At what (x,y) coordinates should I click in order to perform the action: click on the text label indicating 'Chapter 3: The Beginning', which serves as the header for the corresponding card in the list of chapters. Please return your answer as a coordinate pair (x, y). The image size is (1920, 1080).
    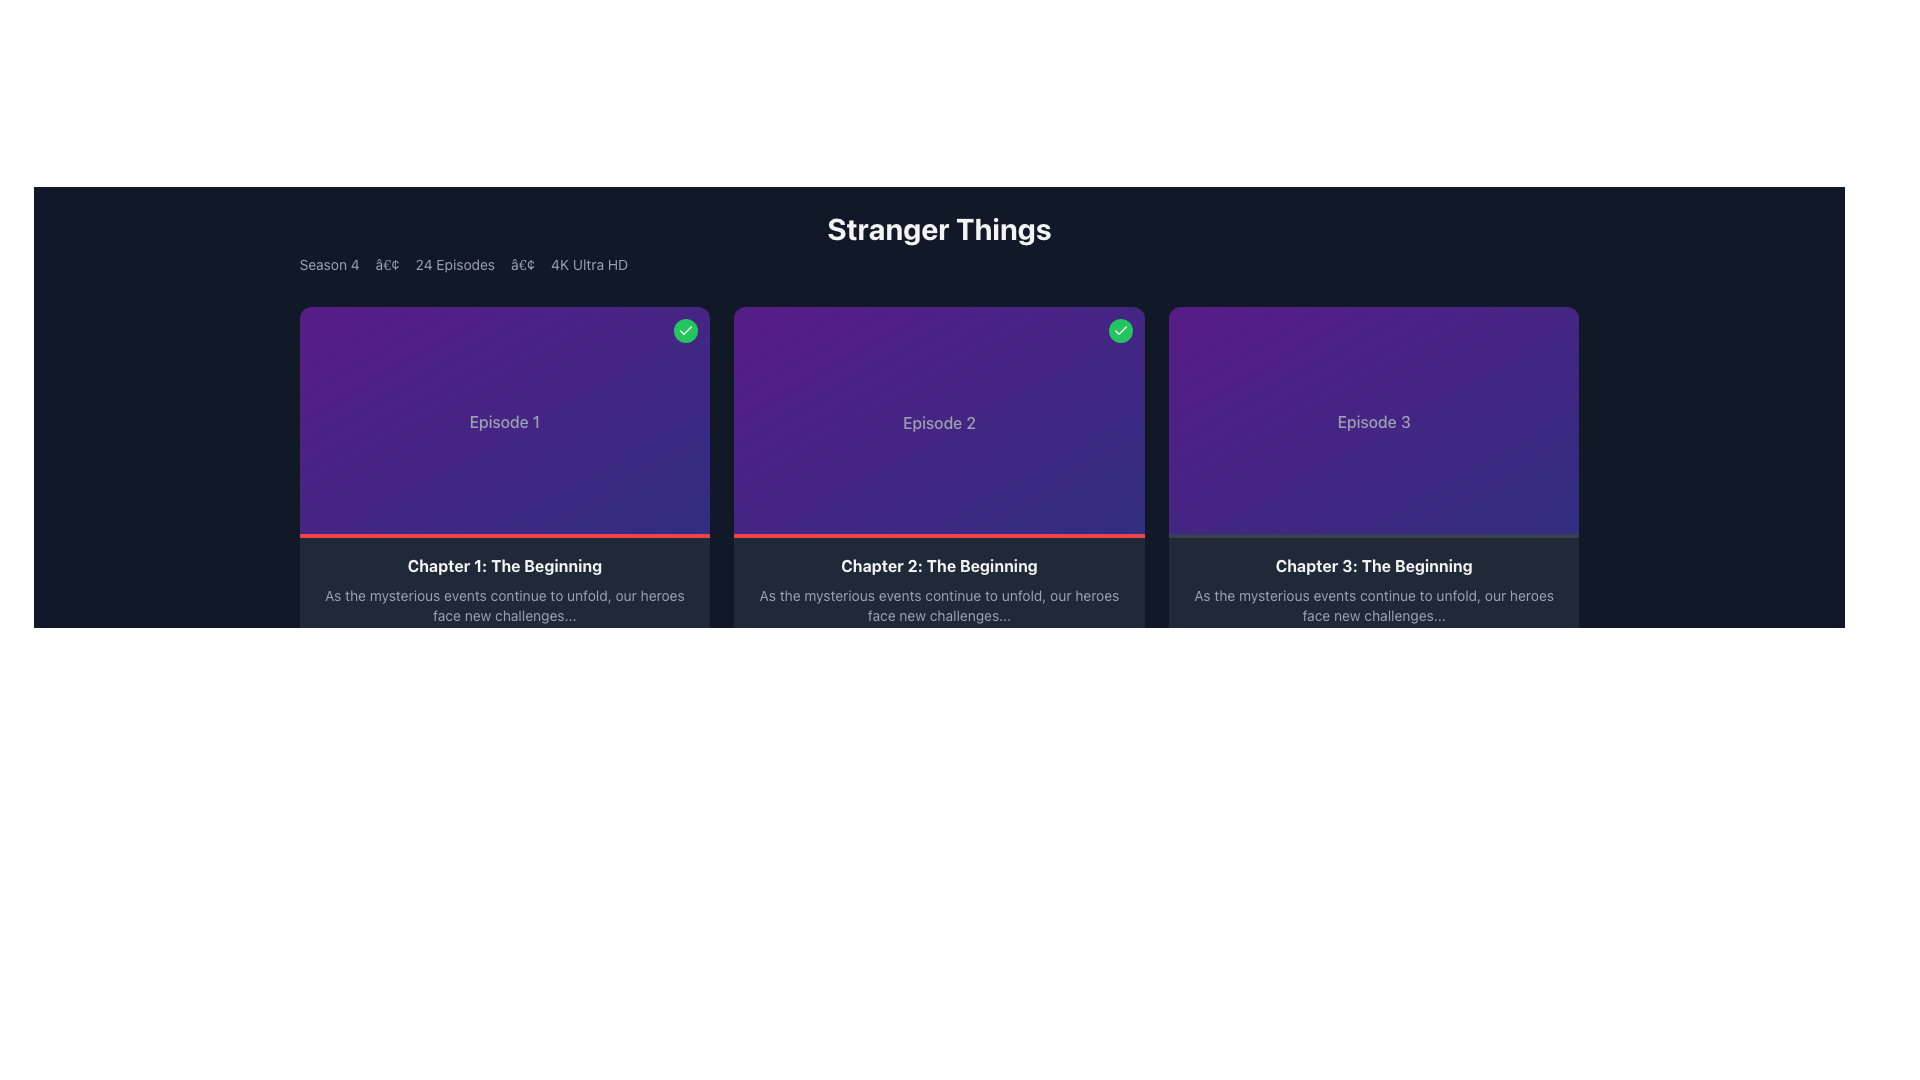
    Looking at the image, I should click on (1373, 566).